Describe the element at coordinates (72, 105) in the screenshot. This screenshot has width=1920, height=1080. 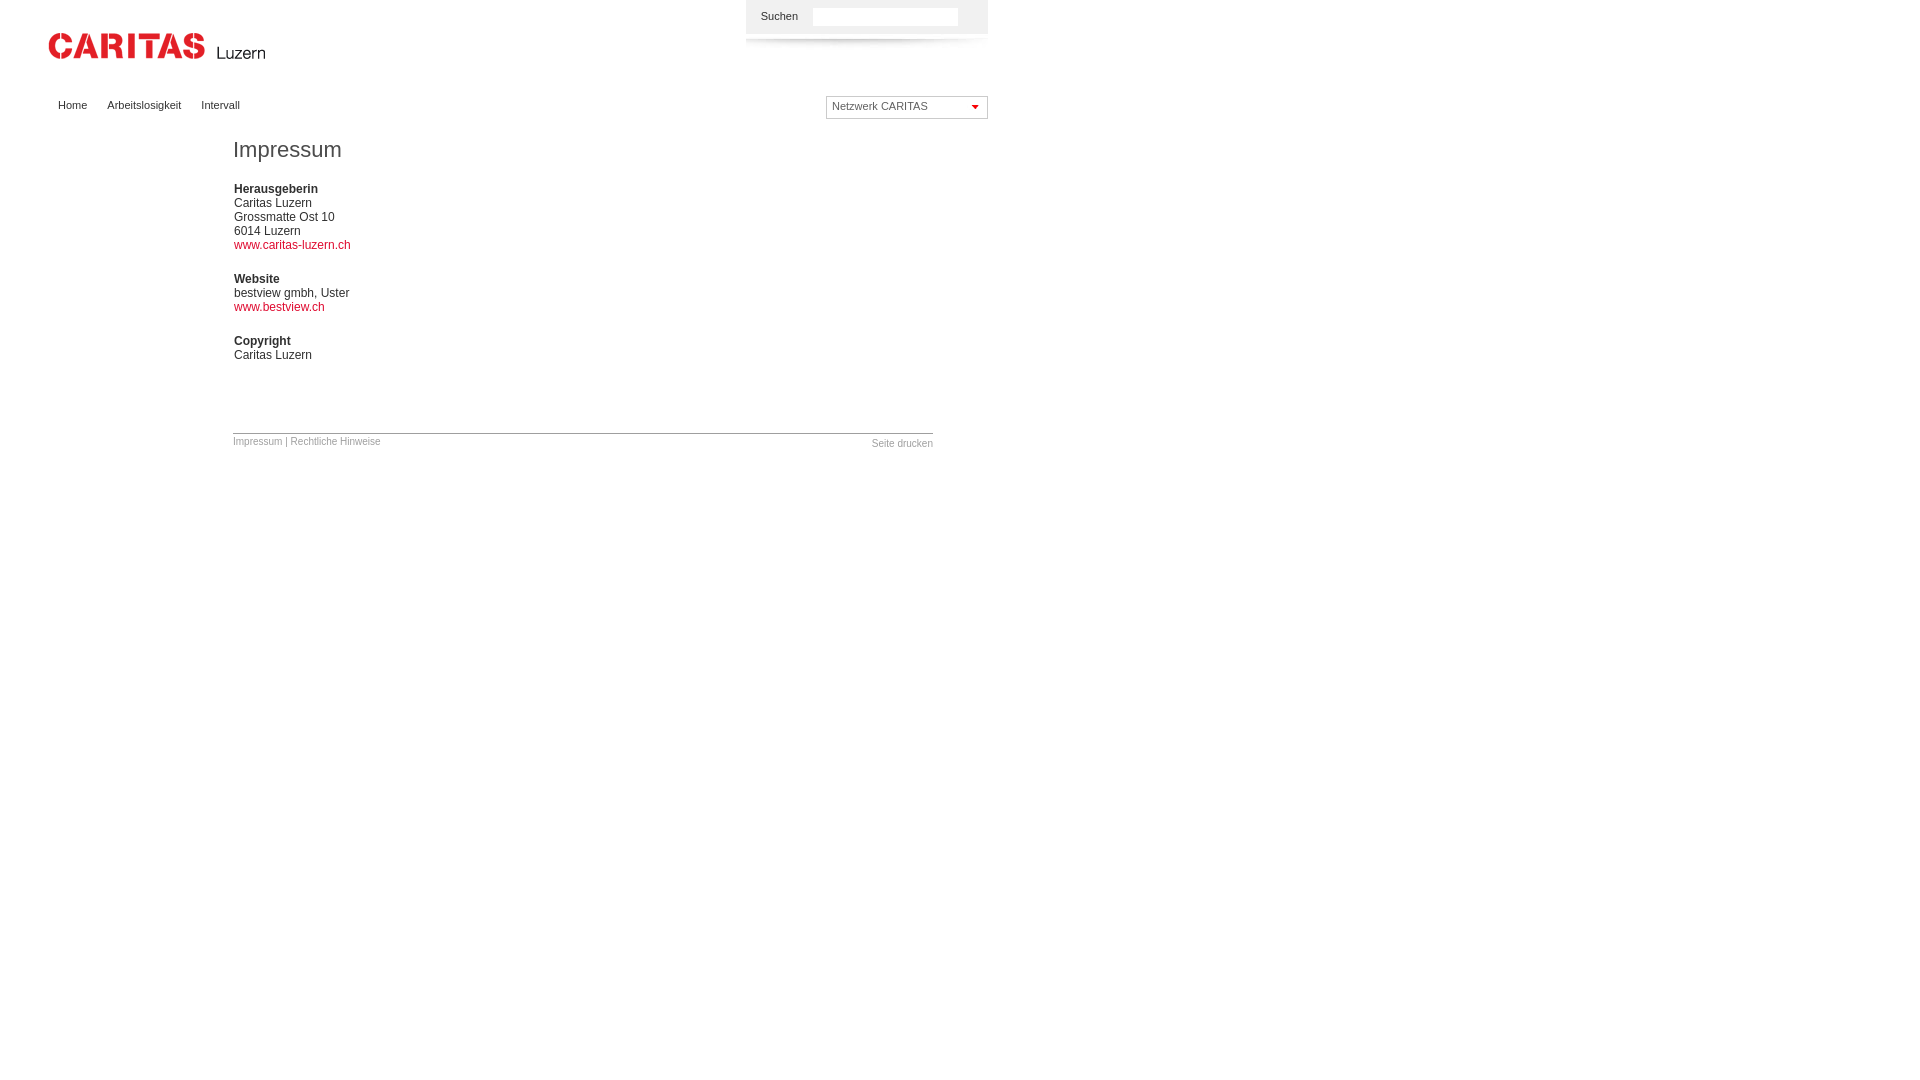
I see `'Home'` at that location.